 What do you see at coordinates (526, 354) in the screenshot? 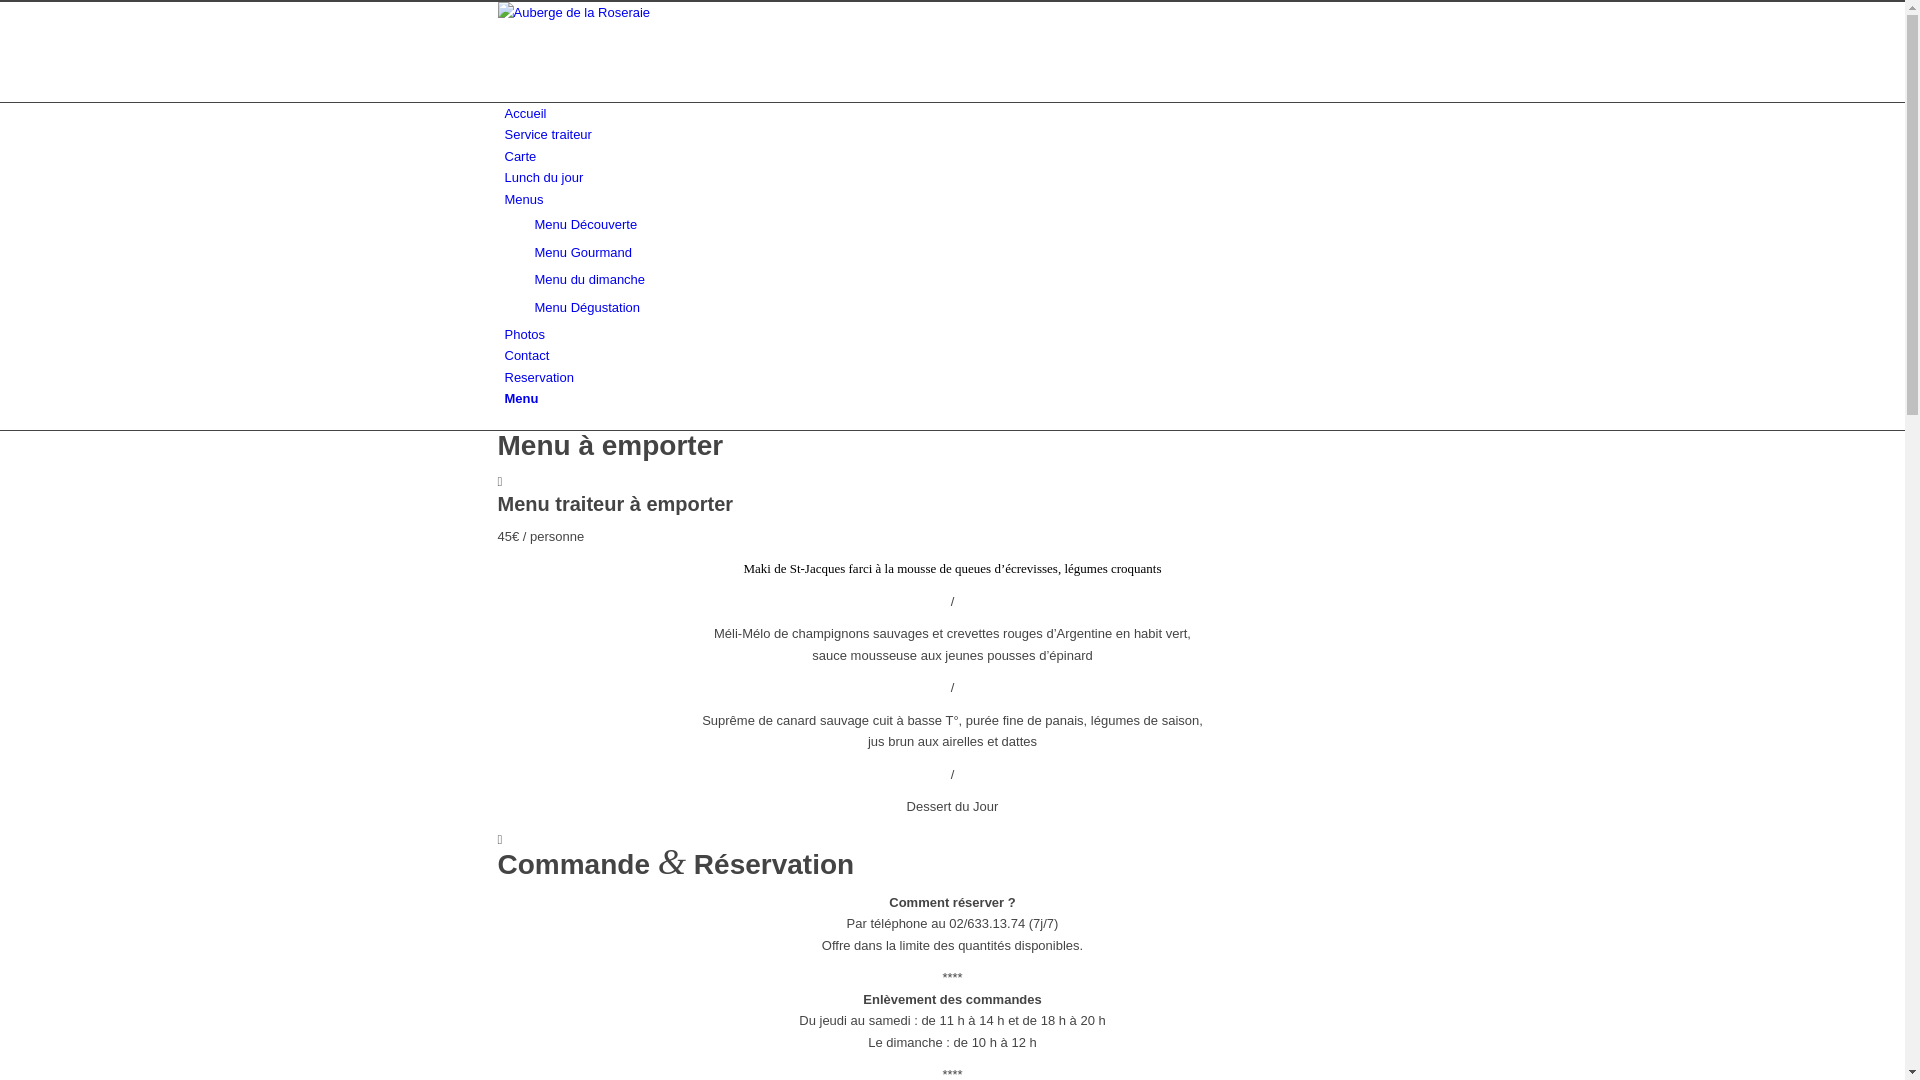
I see `'Contact'` at bounding box center [526, 354].